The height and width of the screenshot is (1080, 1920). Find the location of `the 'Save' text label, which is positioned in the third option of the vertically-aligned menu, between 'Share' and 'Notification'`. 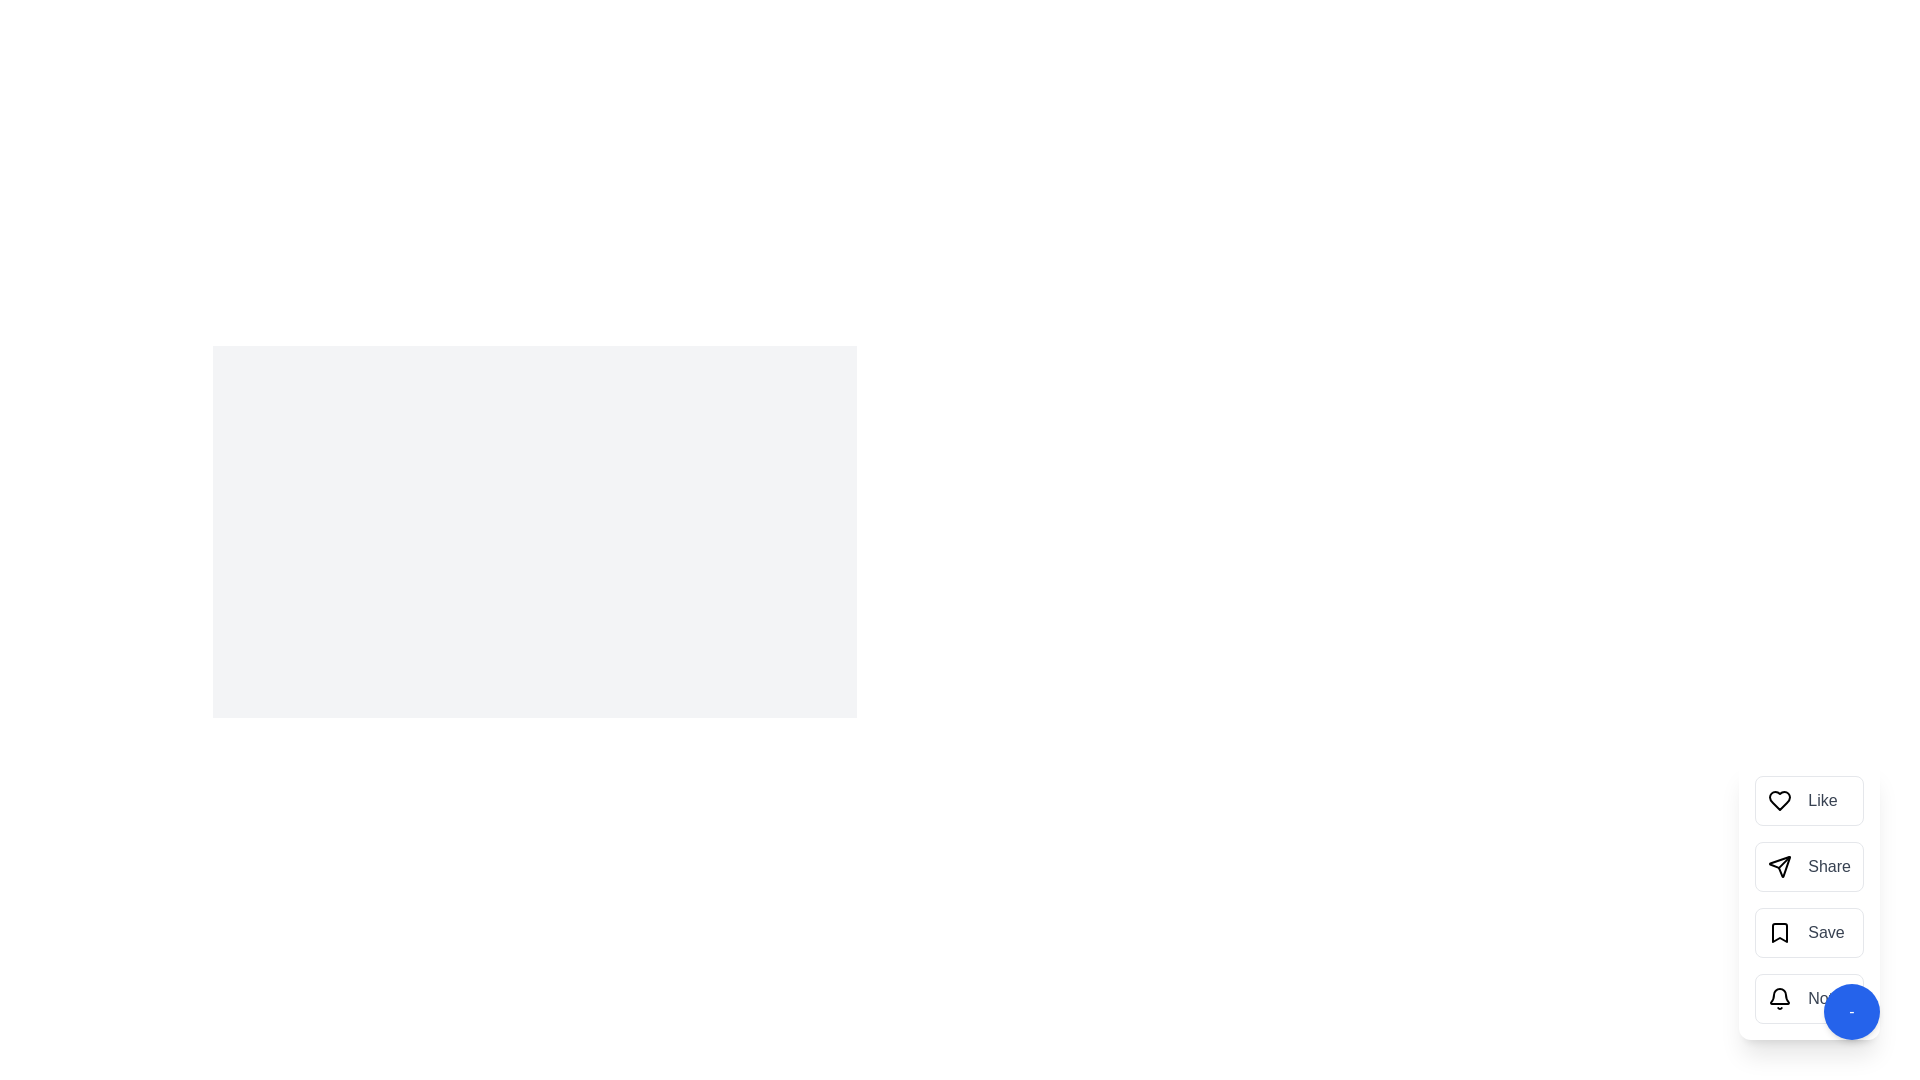

the 'Save' text label, which is positioned in the third option of the vertically-aligned menu, between 'Share' and 'Notification' is located at coordinates (1826, 933).